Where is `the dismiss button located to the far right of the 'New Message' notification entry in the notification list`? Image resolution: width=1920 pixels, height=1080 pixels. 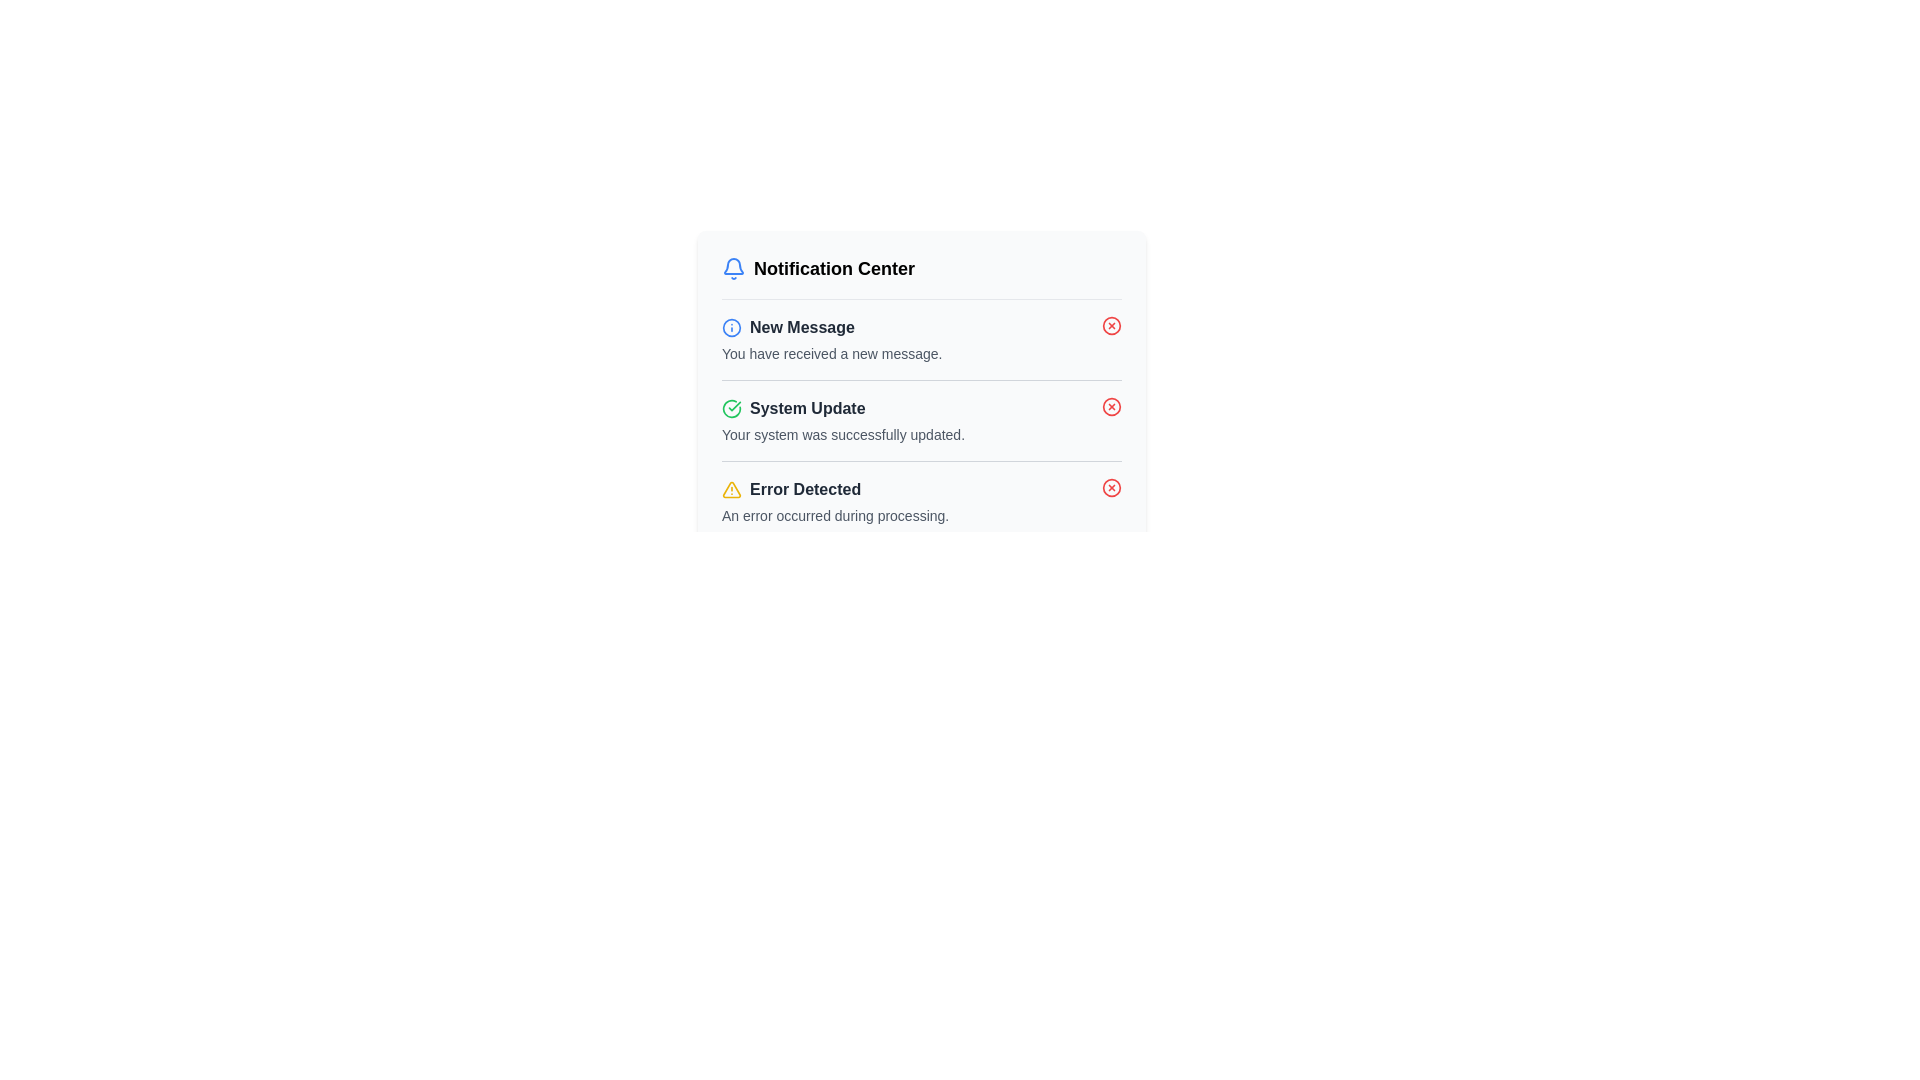 the dismiss button located to the far right of the 'New Message' notification entry in the notification list is located at coordinates (1111, 325).